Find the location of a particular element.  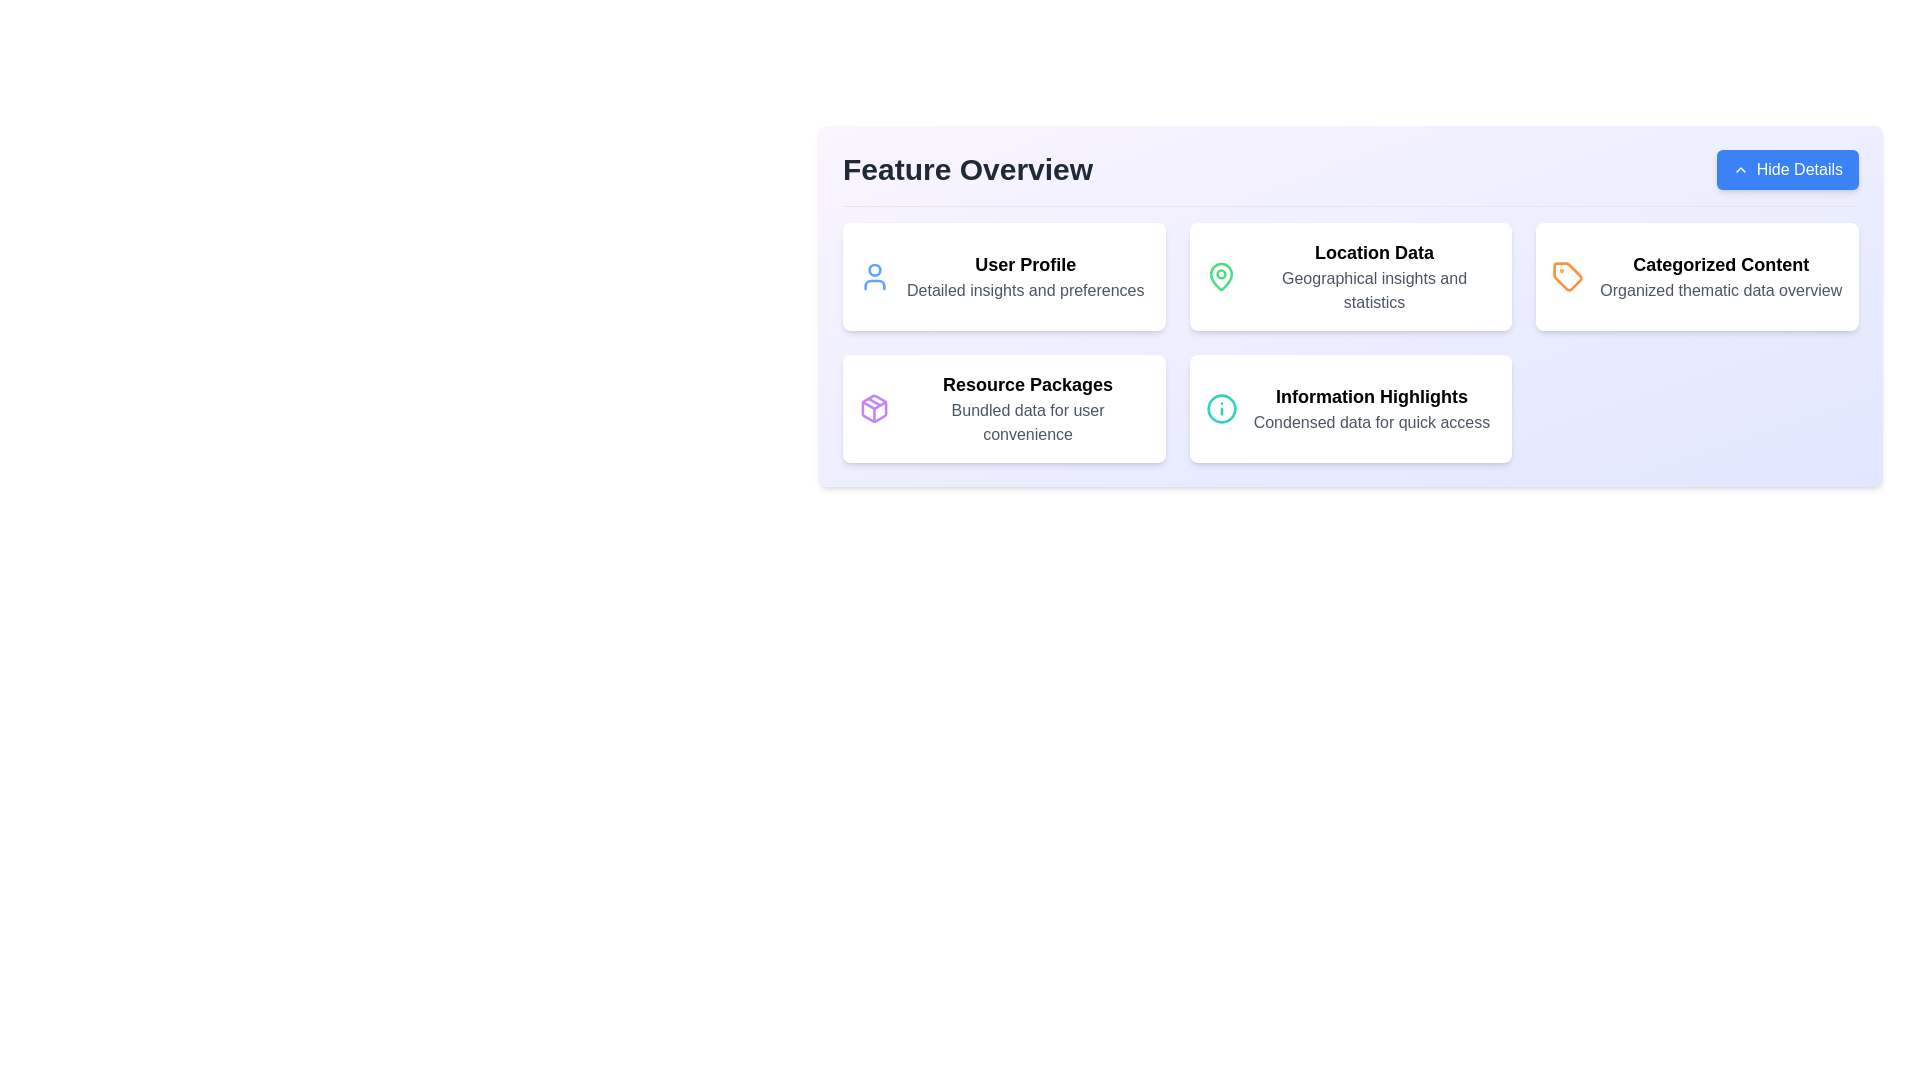

the Informative Card, which is a card-like component with a white background and an orange tag icon, located in the top-right corner of the grid layout is located at coordinates (1696, 277).